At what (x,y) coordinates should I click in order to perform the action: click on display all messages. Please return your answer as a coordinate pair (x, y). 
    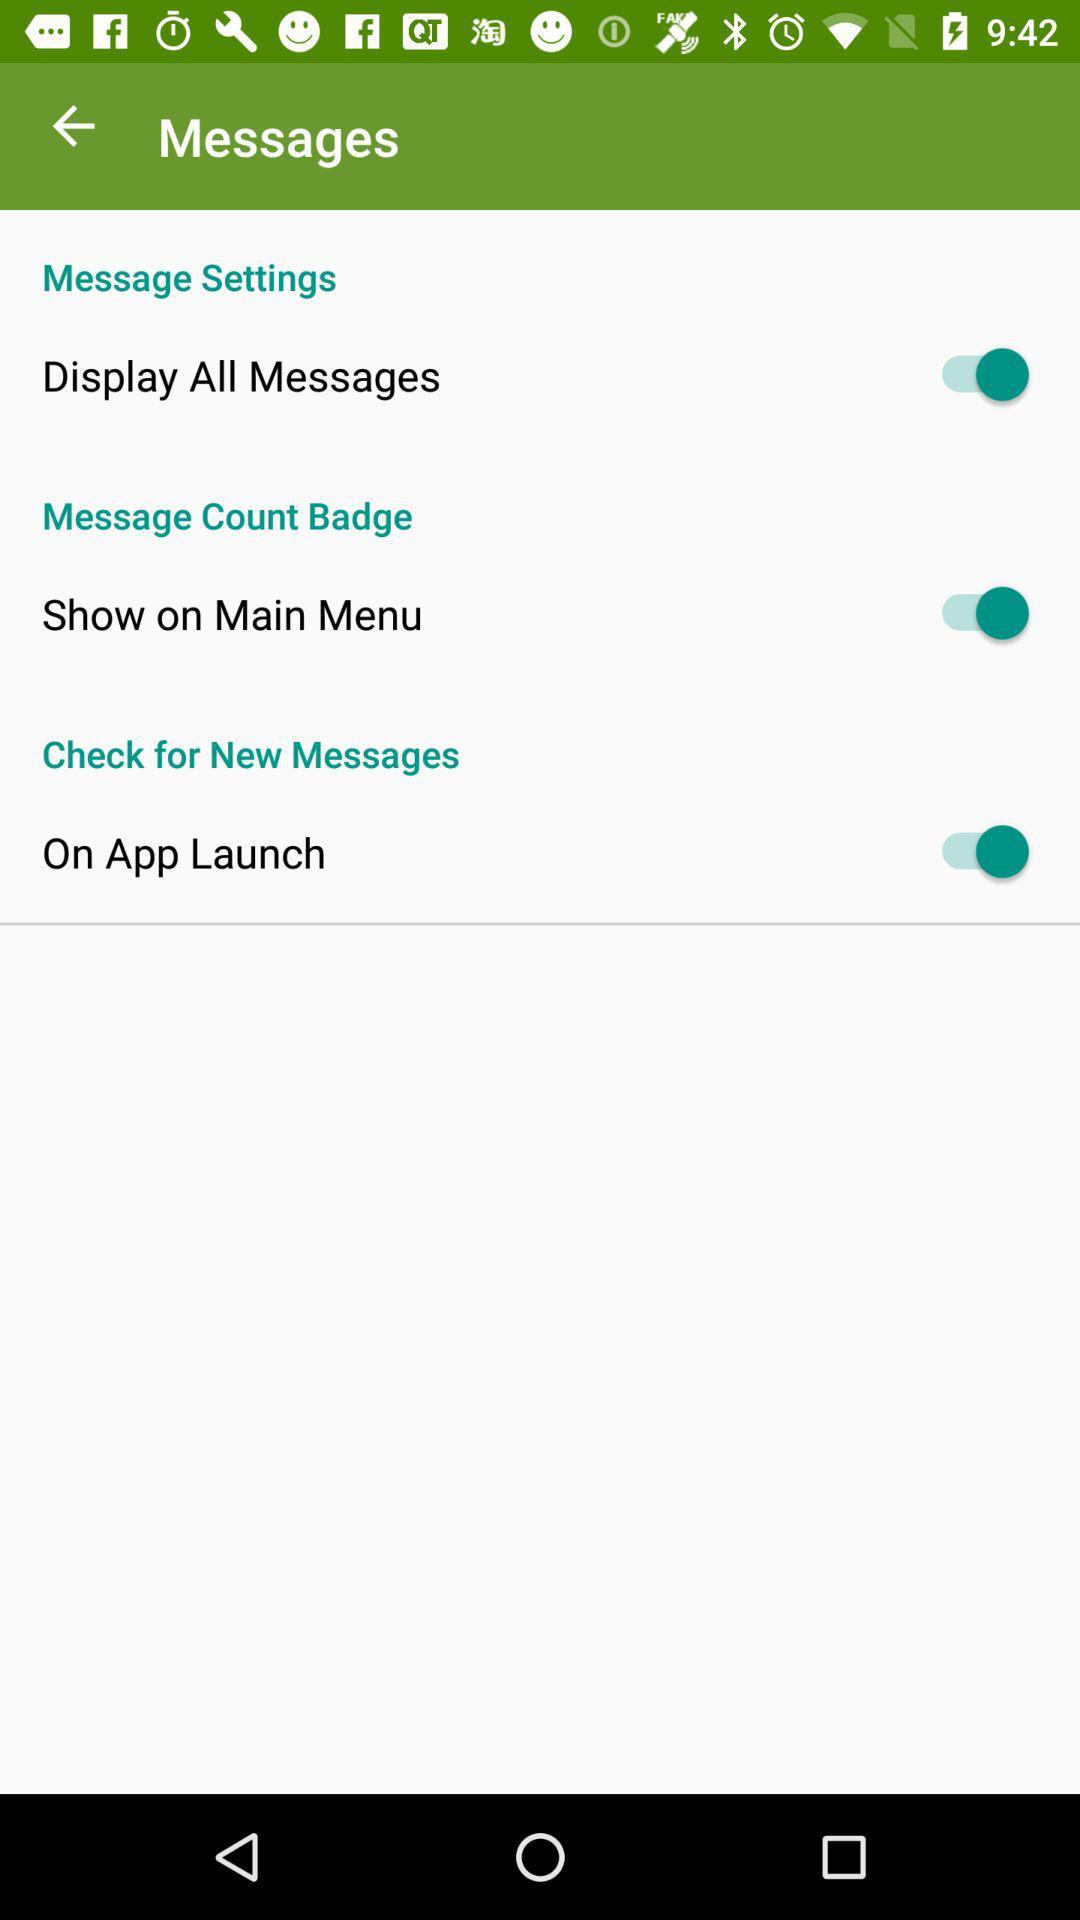
    Looking at the image, I should click on (240, 374).